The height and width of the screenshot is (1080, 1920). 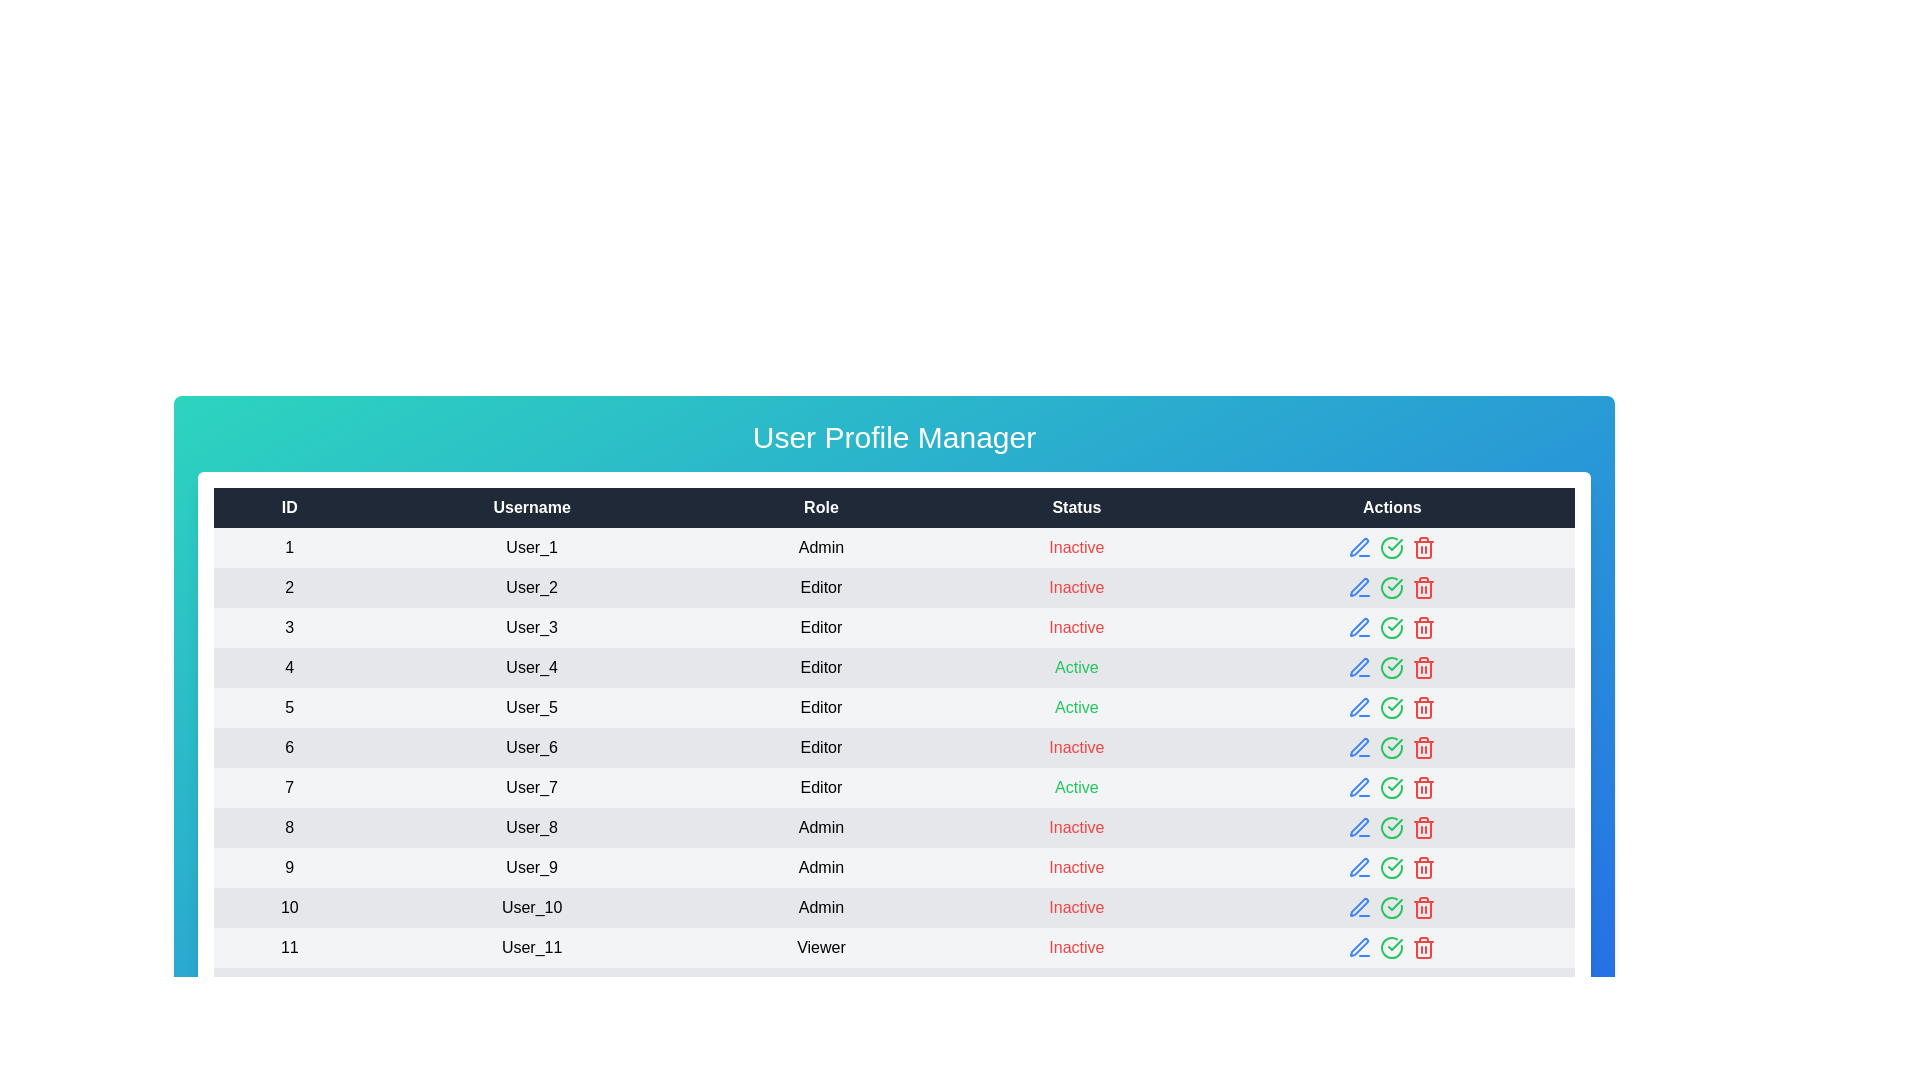 I want to click on the status icon to change the user's status to Active, so click(x=1391, y=547).